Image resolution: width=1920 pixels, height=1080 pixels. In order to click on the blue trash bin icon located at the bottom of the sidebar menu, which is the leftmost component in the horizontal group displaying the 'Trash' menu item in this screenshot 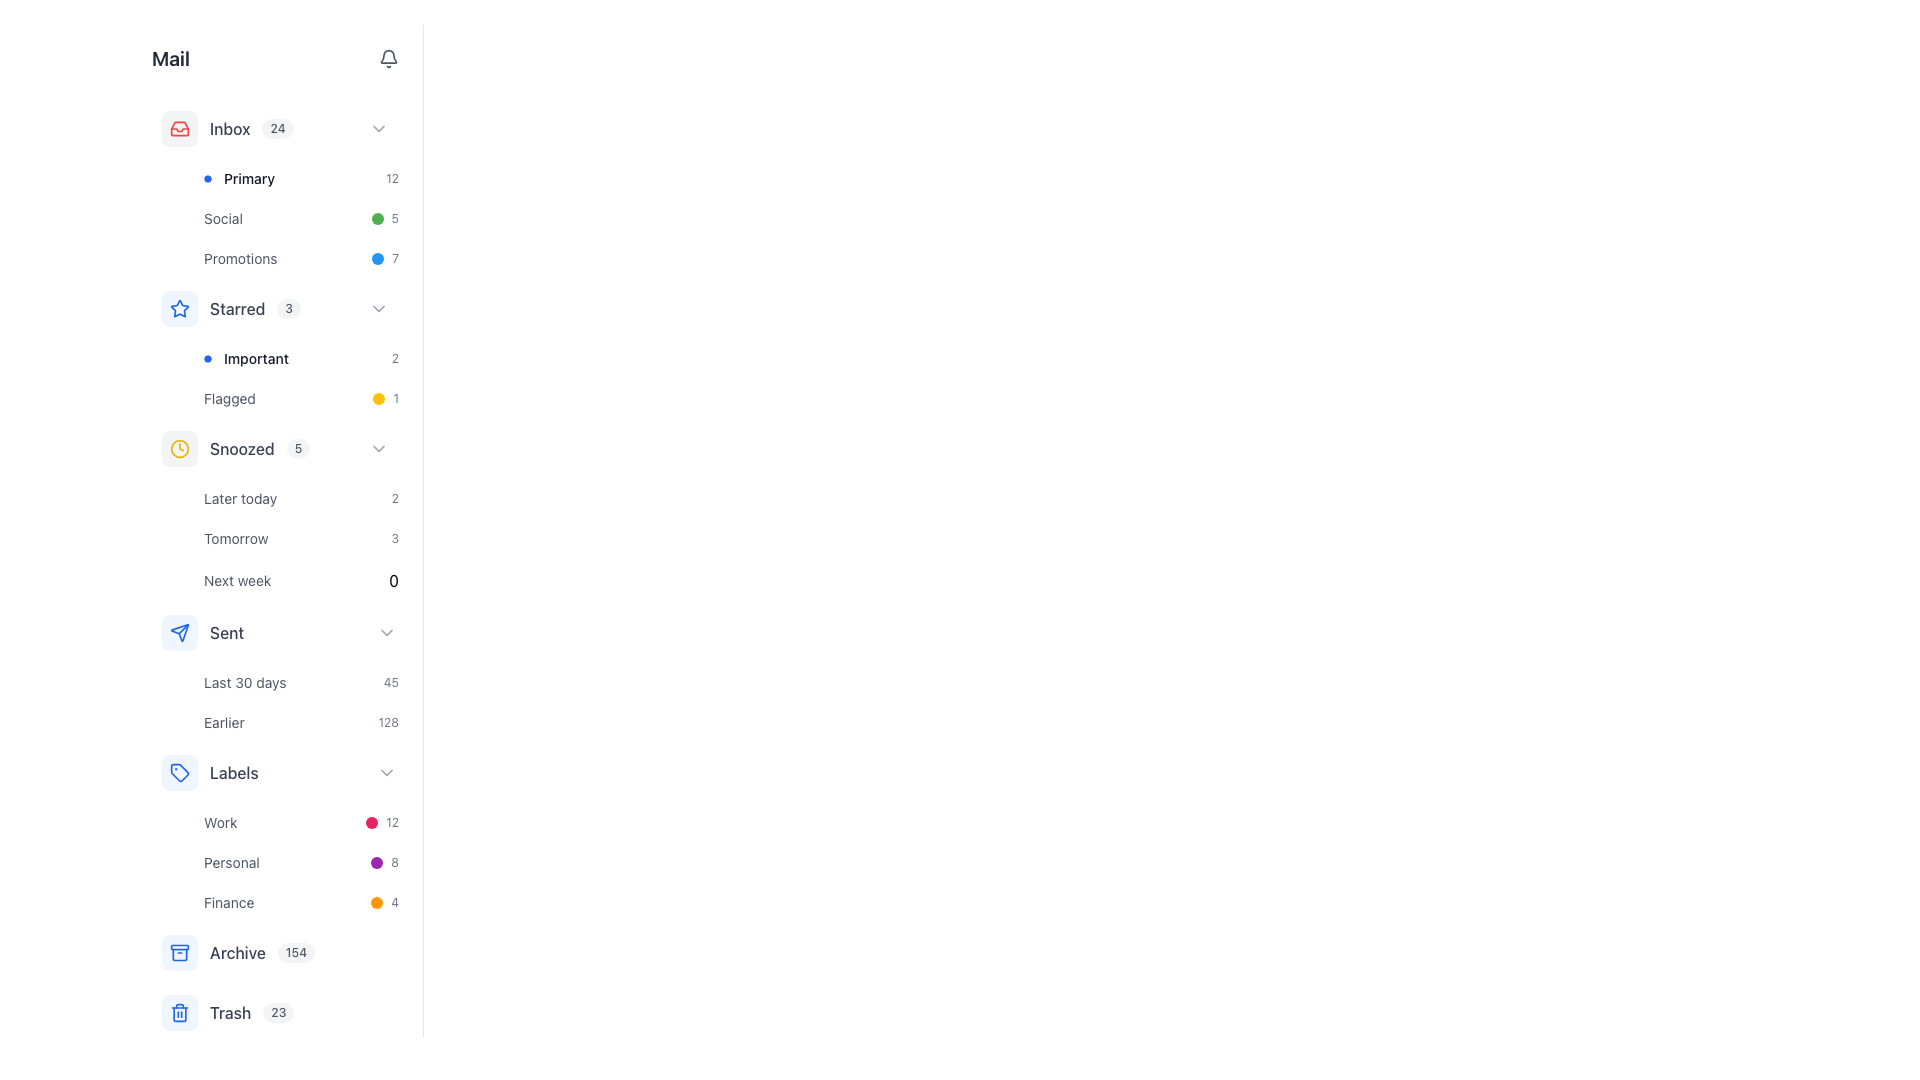, I will do `click(180, 1013)`.